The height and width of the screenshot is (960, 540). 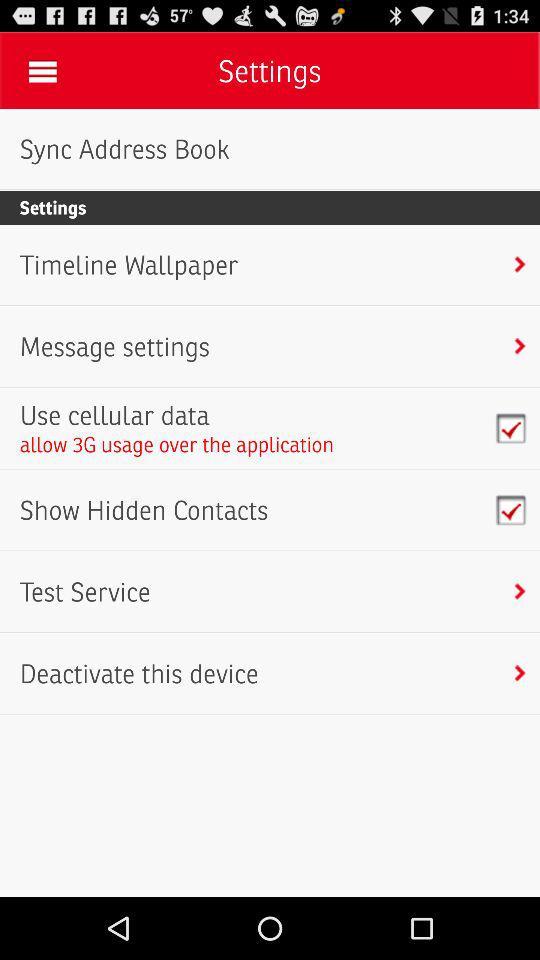 What do you see at coordinates (177, 444) in the screenshot?
I see `icon below the use cellular data icon` at bounding box center [177, 444].